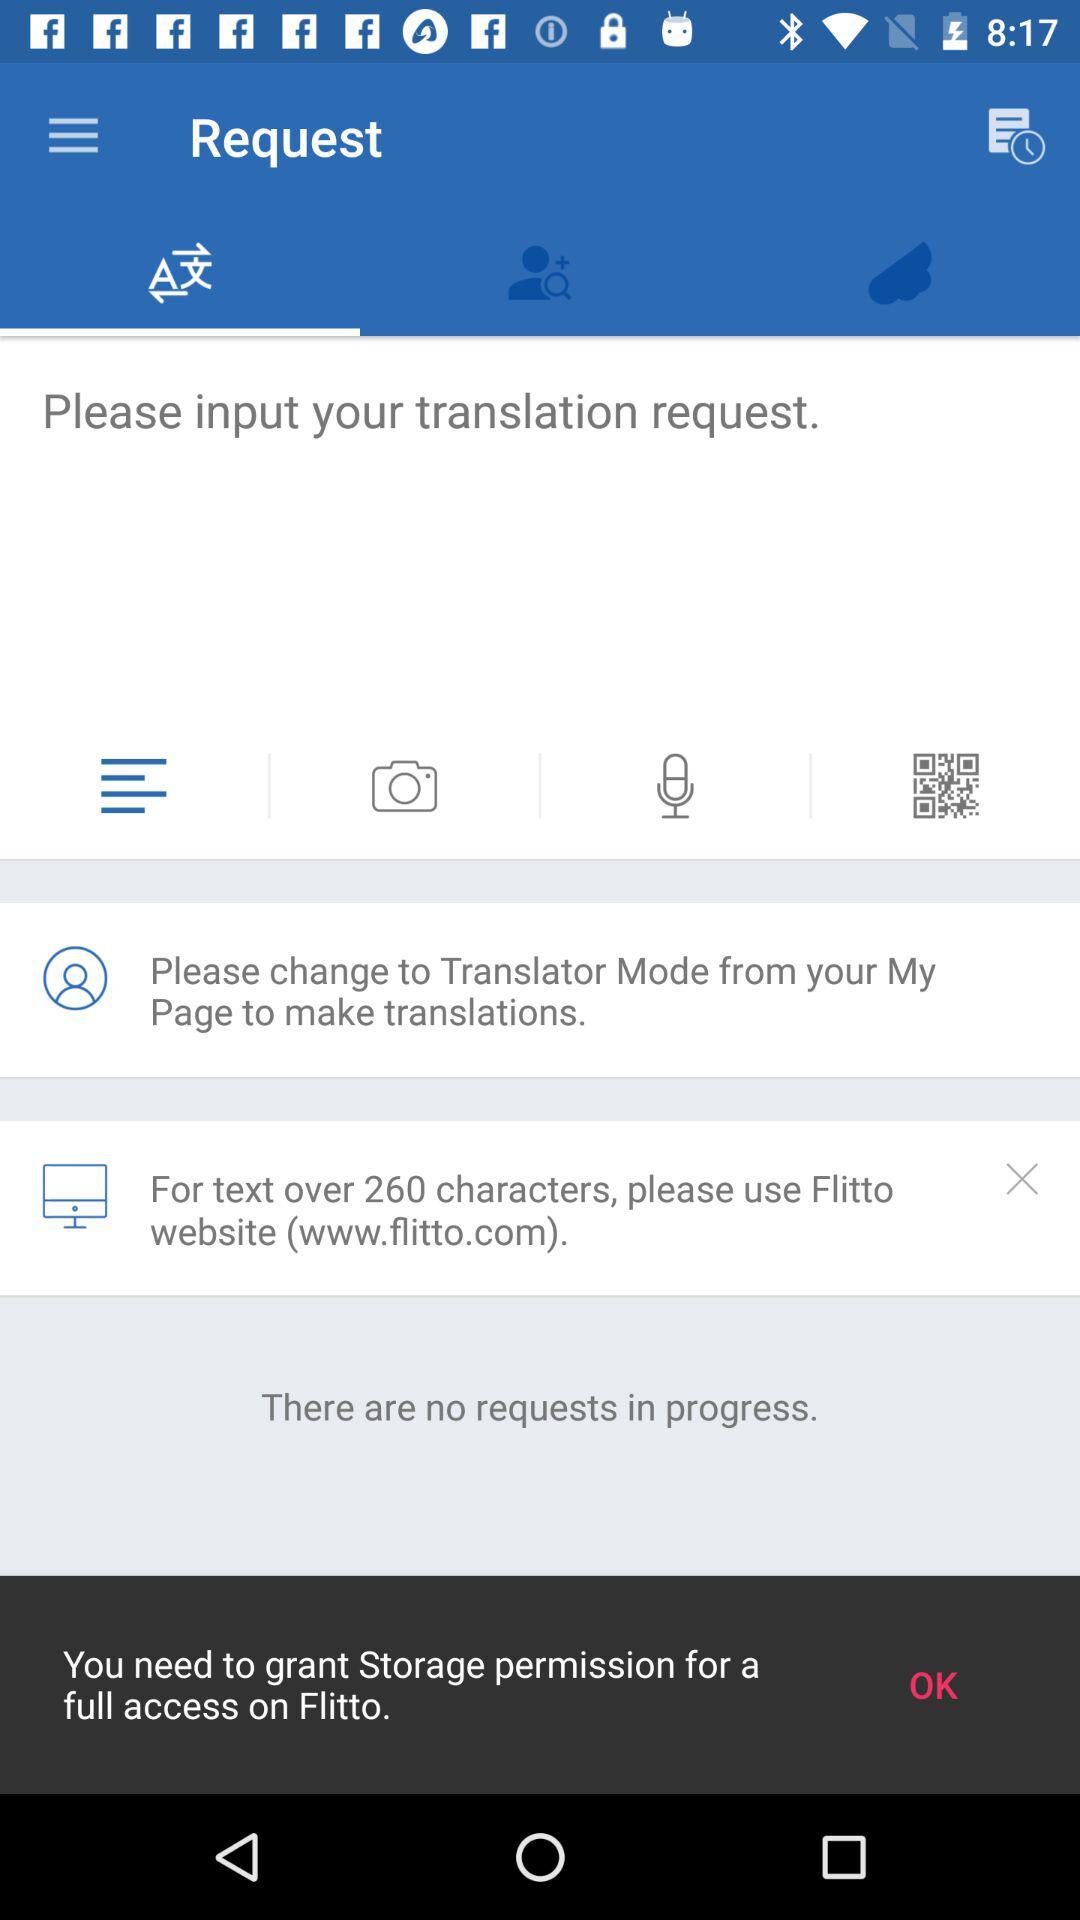 The image size is (1080, 1920). What do you see at coordinates (1022, 1179) in the screenshot?
I see `or hide the selected section` at bounding box center [1022, 1179].